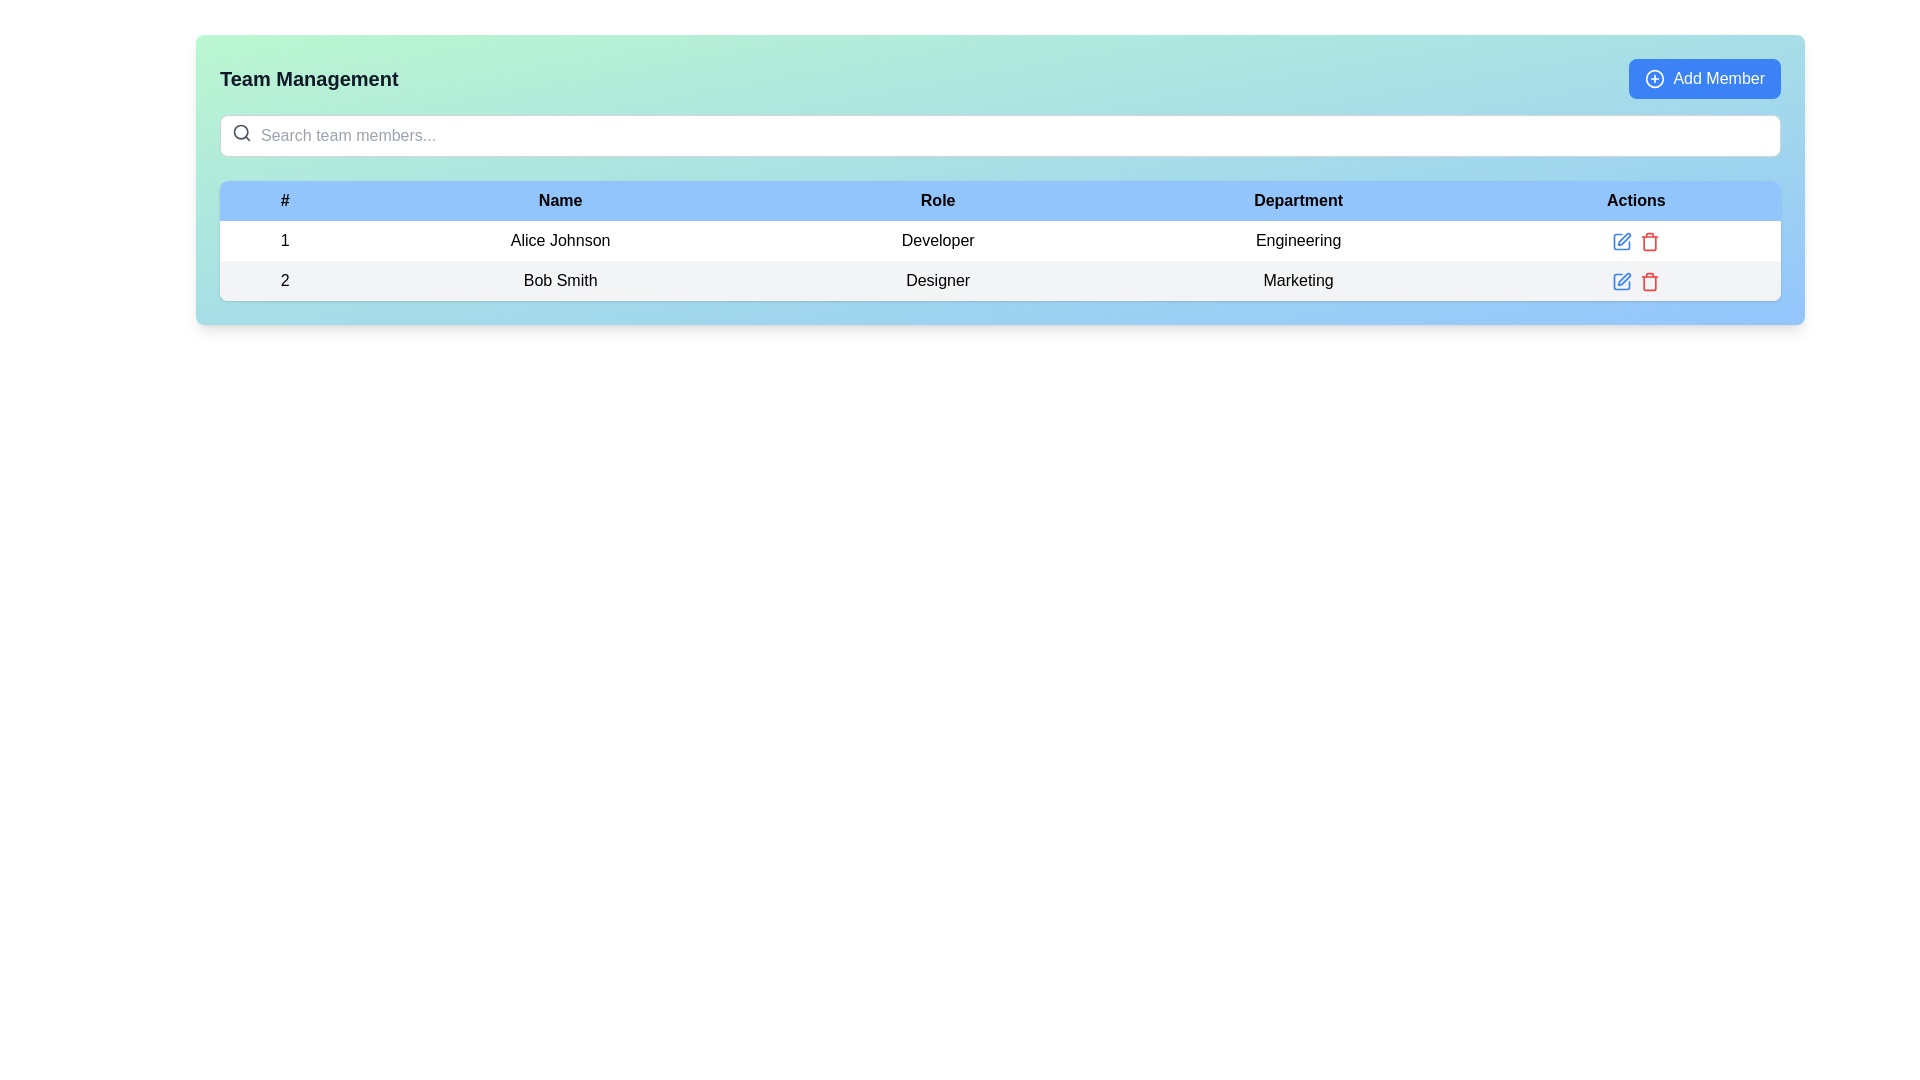 The image size is (1920, 1080). What do you see at coordinates (560, 281) in the screenshot?
I see `the text label displaying 'Bob Smith', which is the second cell in the 'Name' column of a table, located directly below 'Alice Johnson'` at bounding box center [560, 281].